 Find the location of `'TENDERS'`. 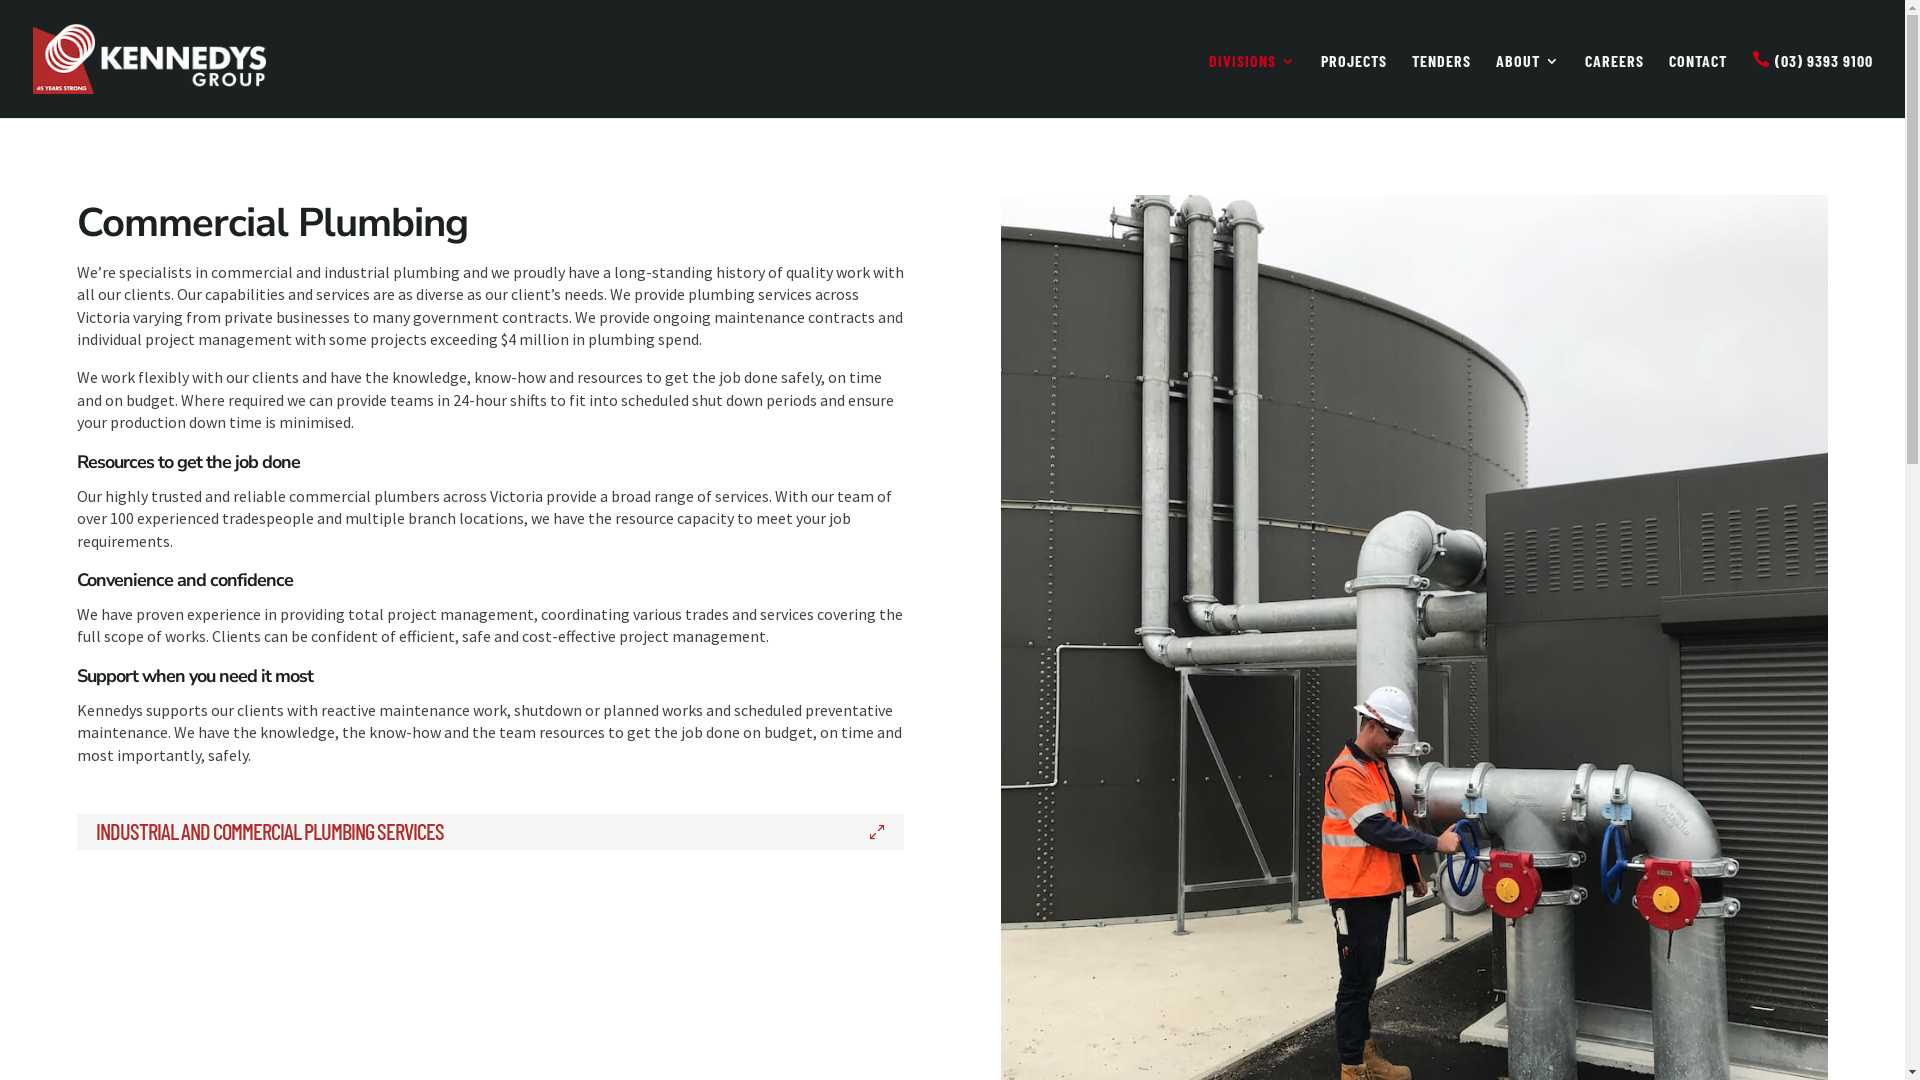

'TENDERS' is located at coordinates (1441, 84).